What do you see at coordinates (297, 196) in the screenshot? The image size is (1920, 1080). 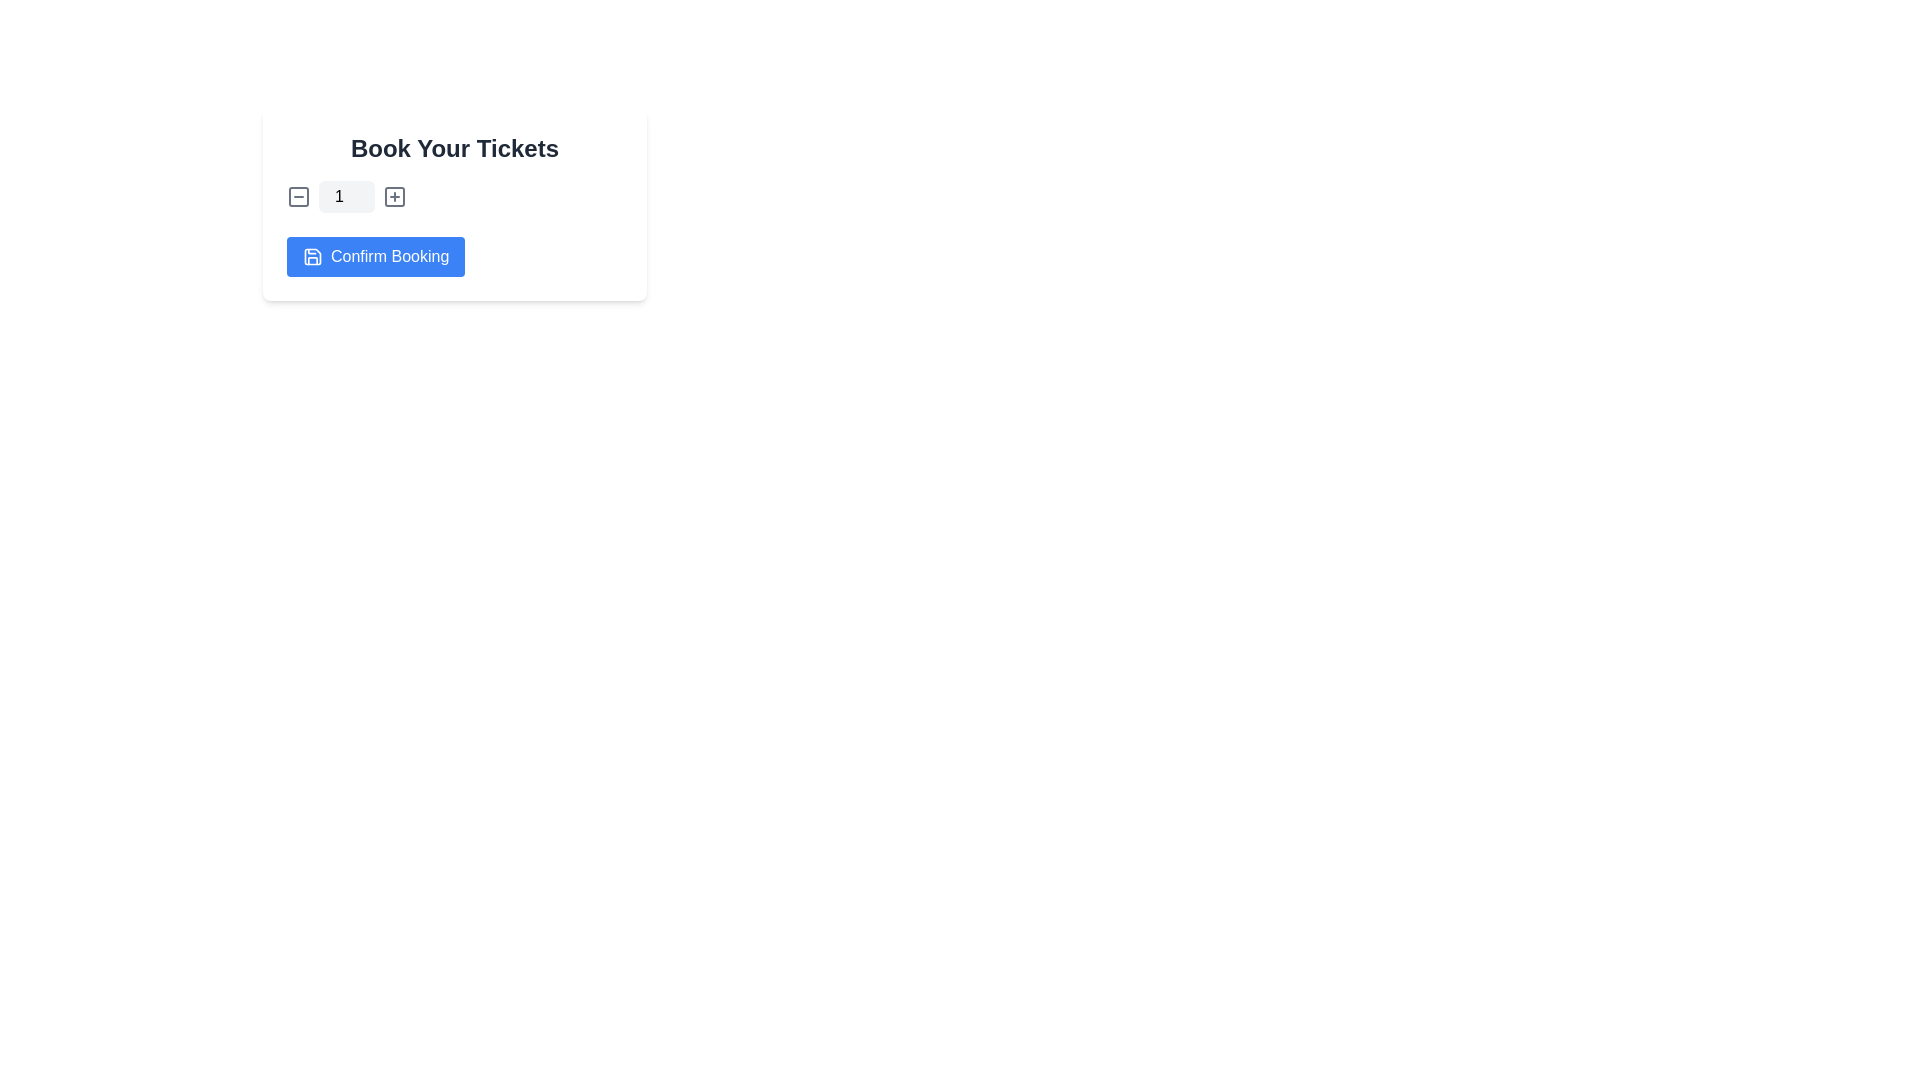 I see `the button with an integrated icon to decrease the value in the associated numerical input field located next to it` at bounding box center [297, 196].